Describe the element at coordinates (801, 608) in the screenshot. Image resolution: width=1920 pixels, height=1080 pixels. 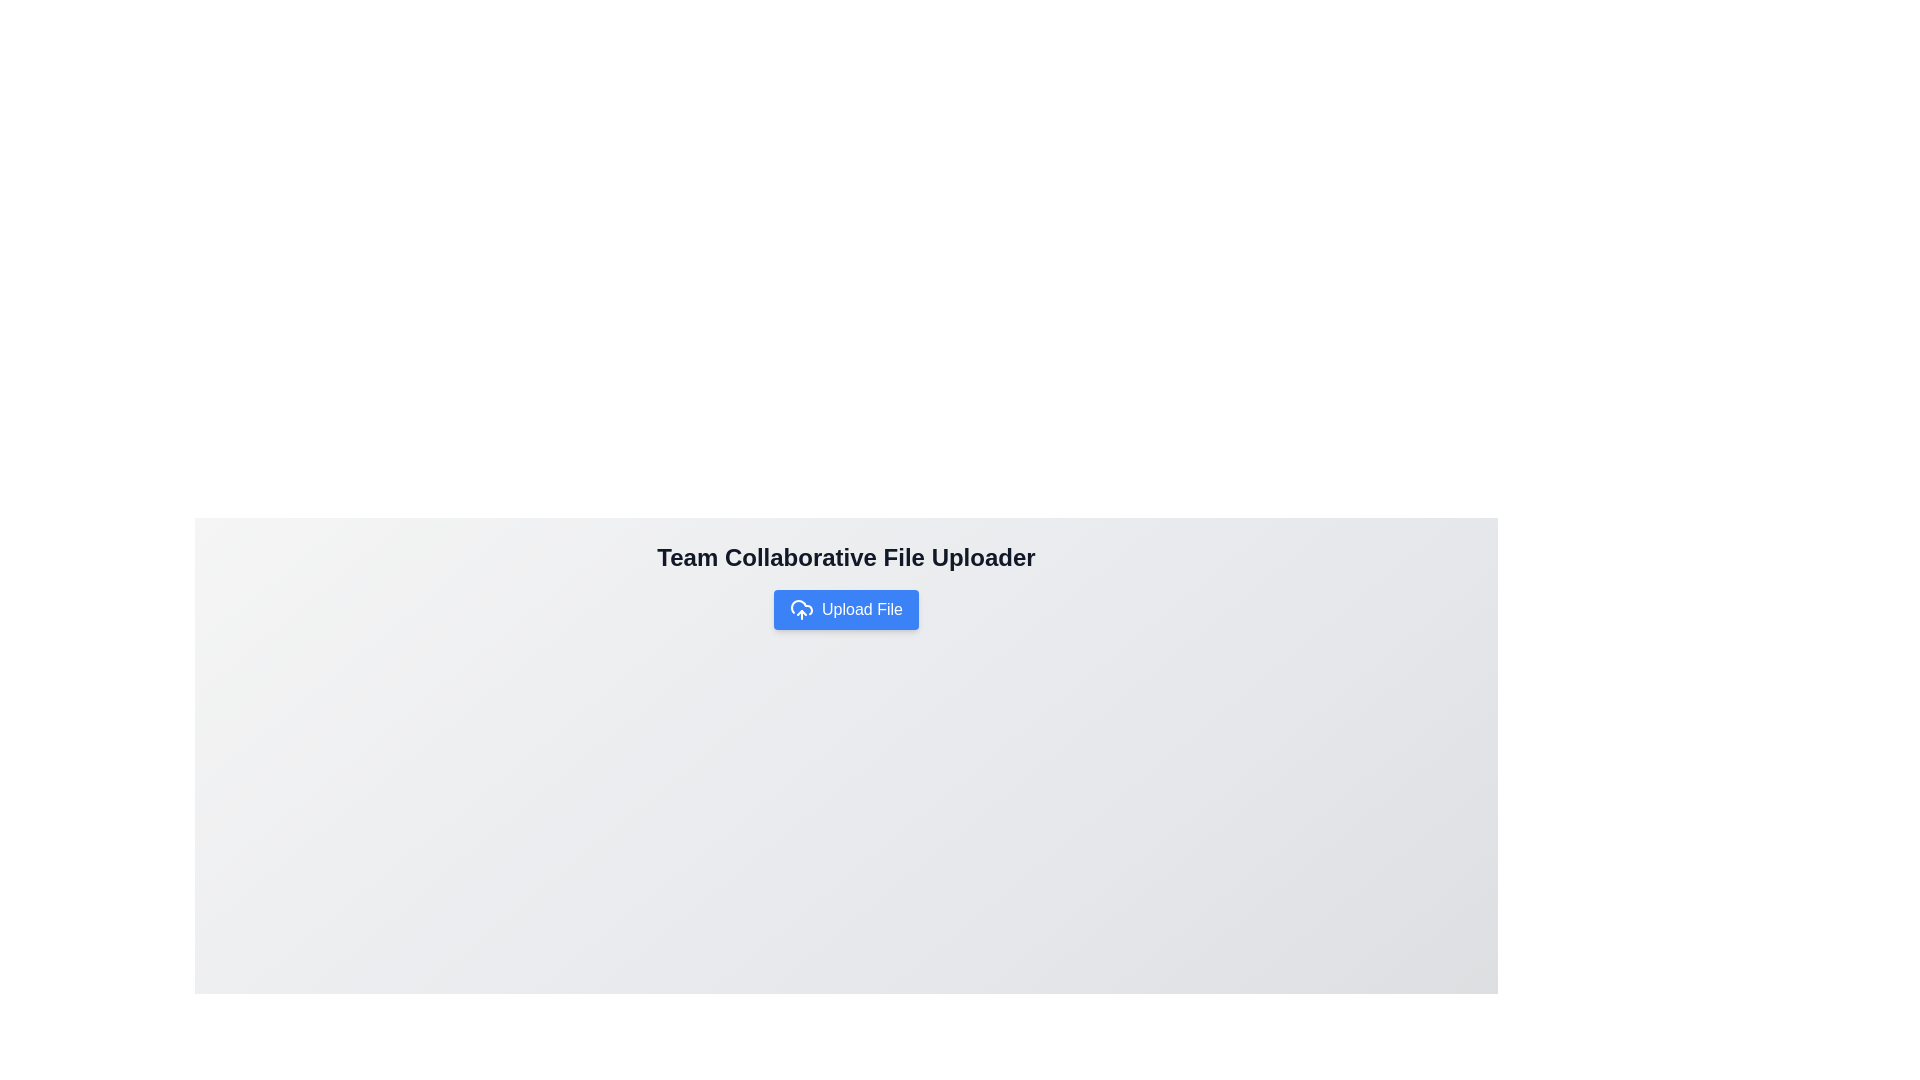
I see `the upload icon, which is a cloud with an upward arrow, located to the left of the 'Upload File' text button` at that location.